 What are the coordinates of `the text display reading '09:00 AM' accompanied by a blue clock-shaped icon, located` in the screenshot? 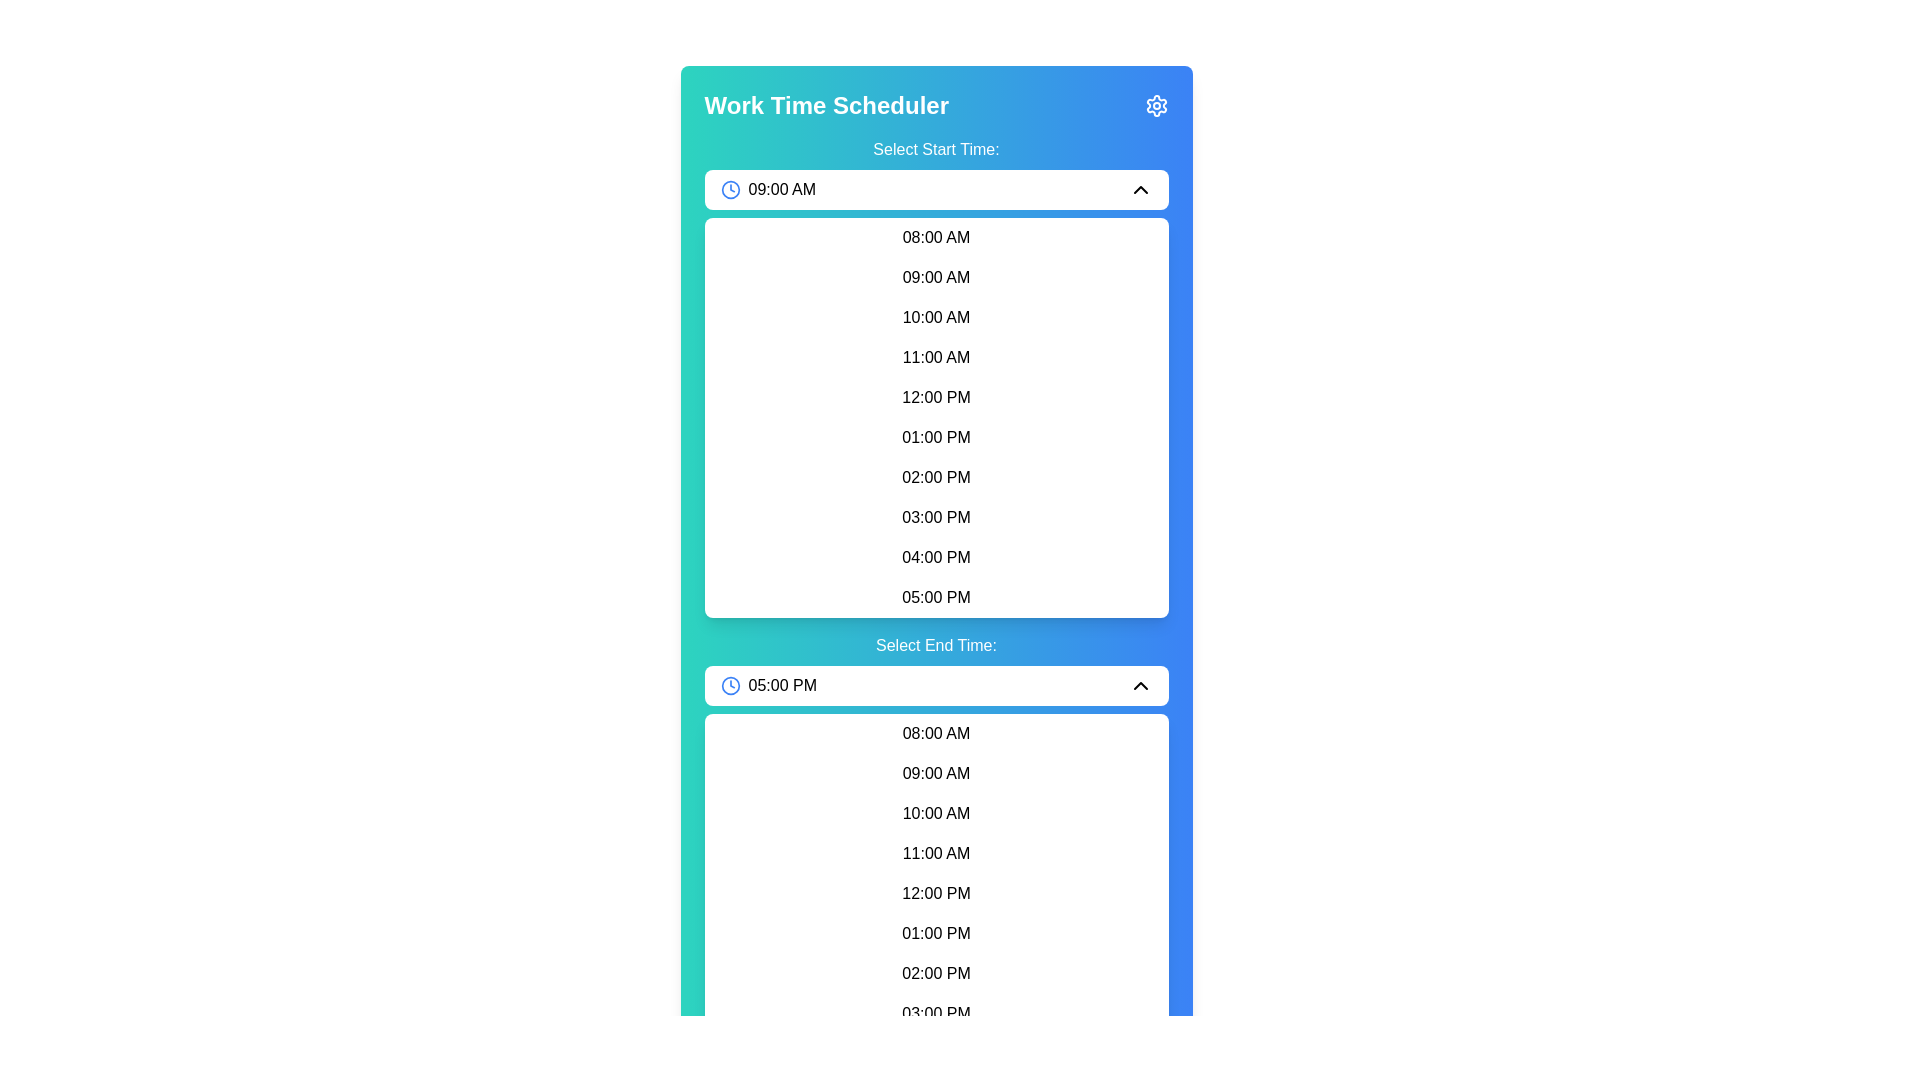 It's located at (767, 189).